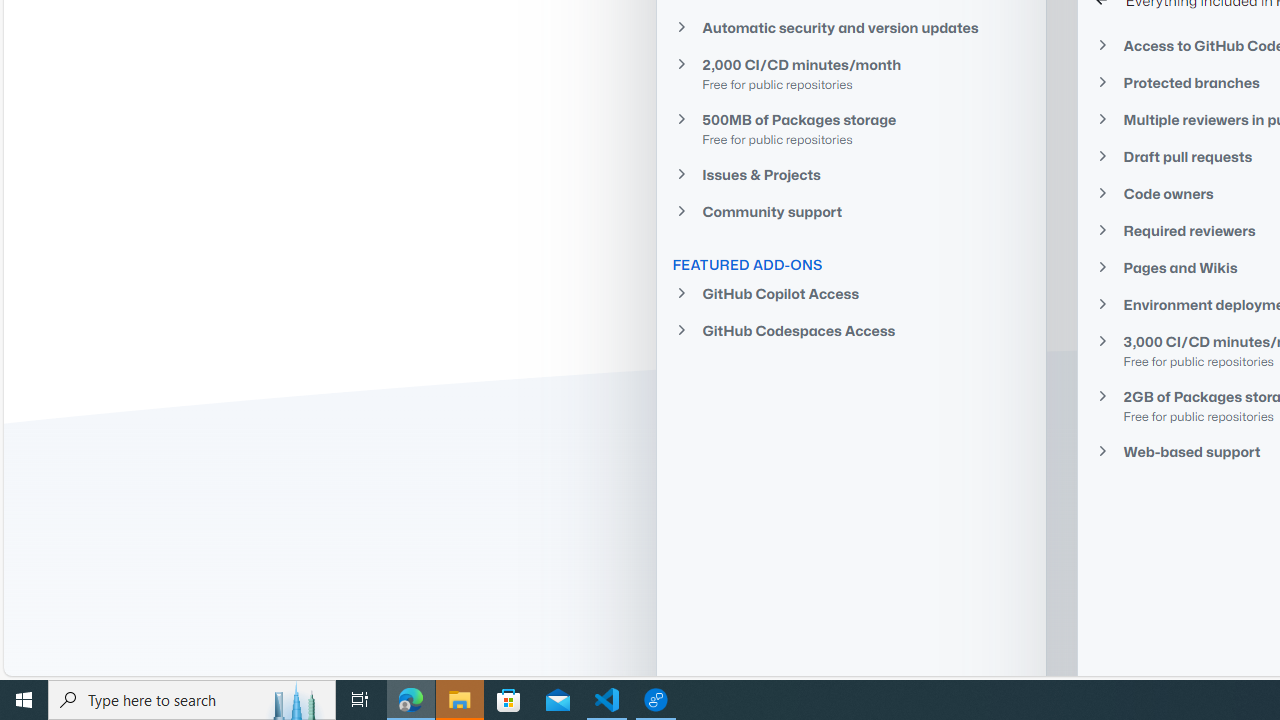 The height and width of the screenshot is (720, 1280). Describe the element at coordinates (851, 212) in the screenshot. I see `'Community support'` at that location.